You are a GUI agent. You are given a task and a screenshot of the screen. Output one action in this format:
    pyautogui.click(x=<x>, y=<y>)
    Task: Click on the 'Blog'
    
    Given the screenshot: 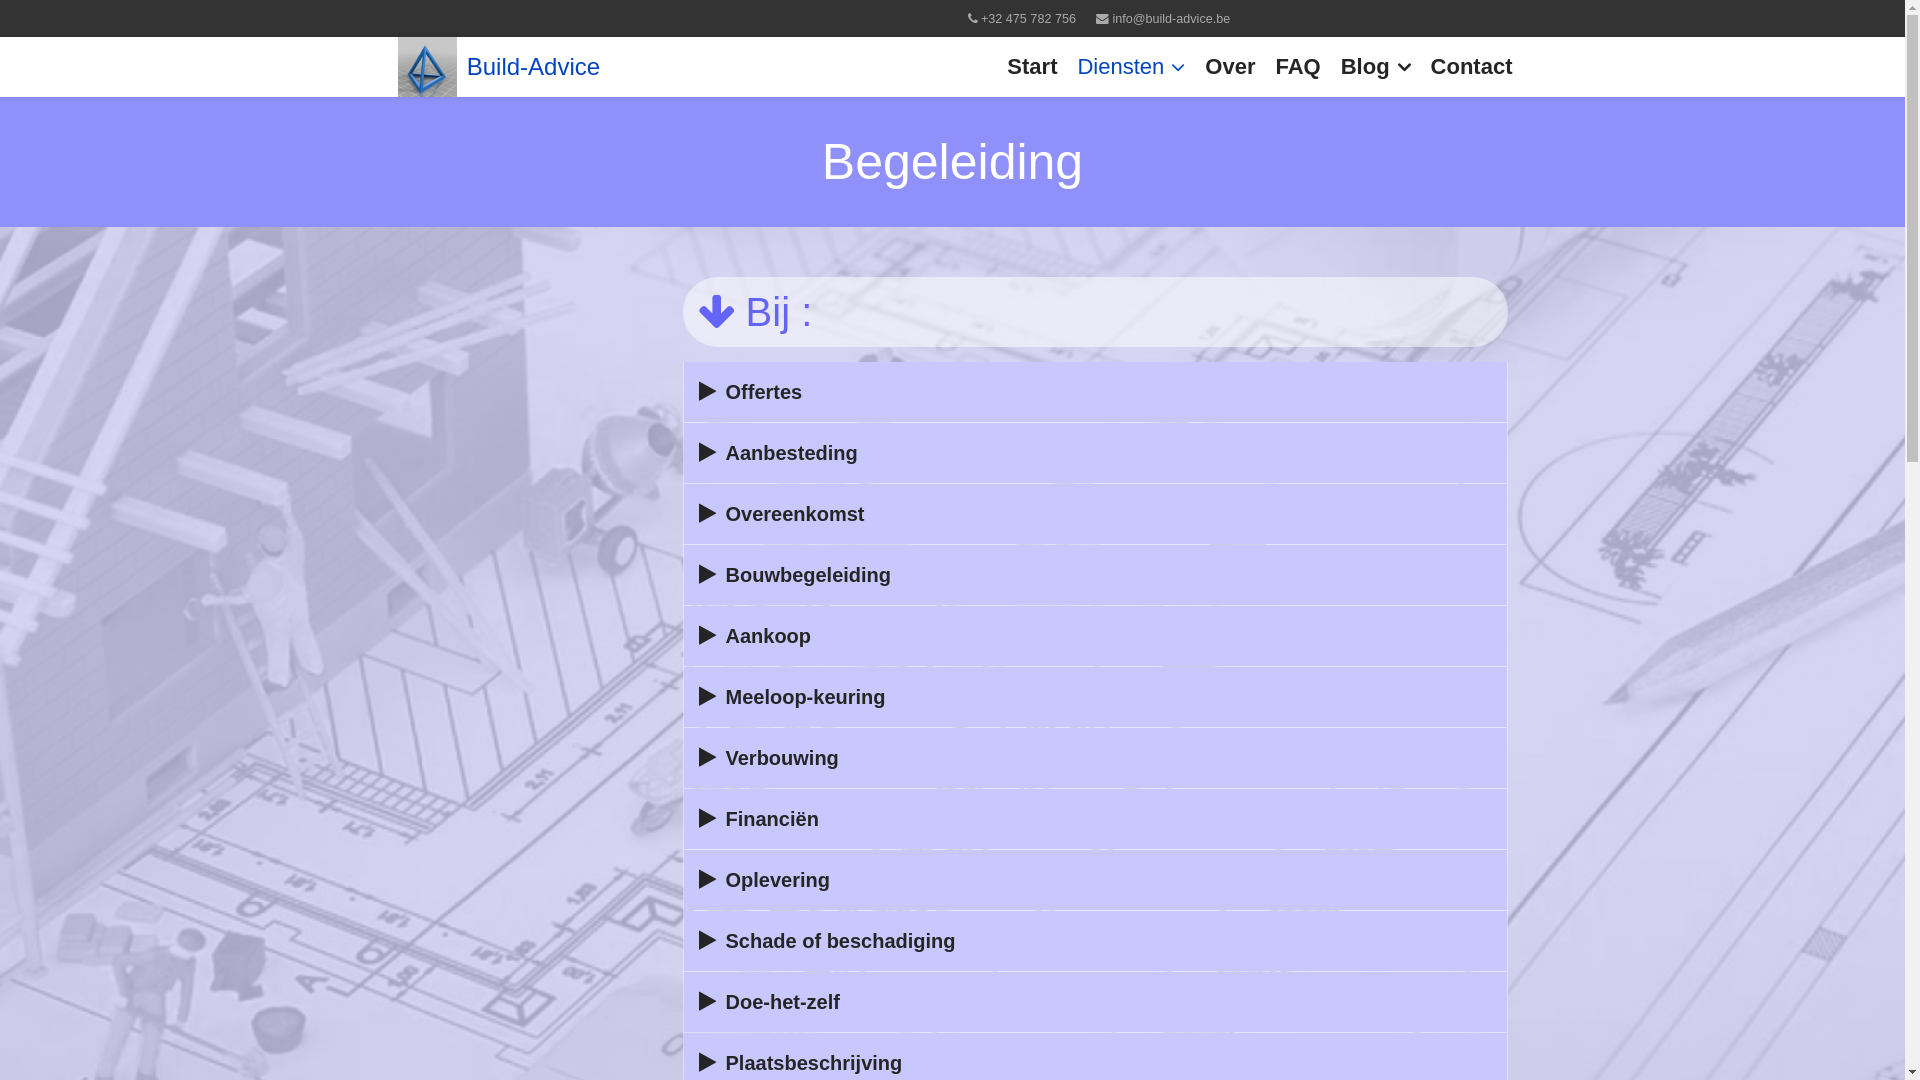 What is the action you would take?
    pyautogui.click(x=1375, y=65)
    